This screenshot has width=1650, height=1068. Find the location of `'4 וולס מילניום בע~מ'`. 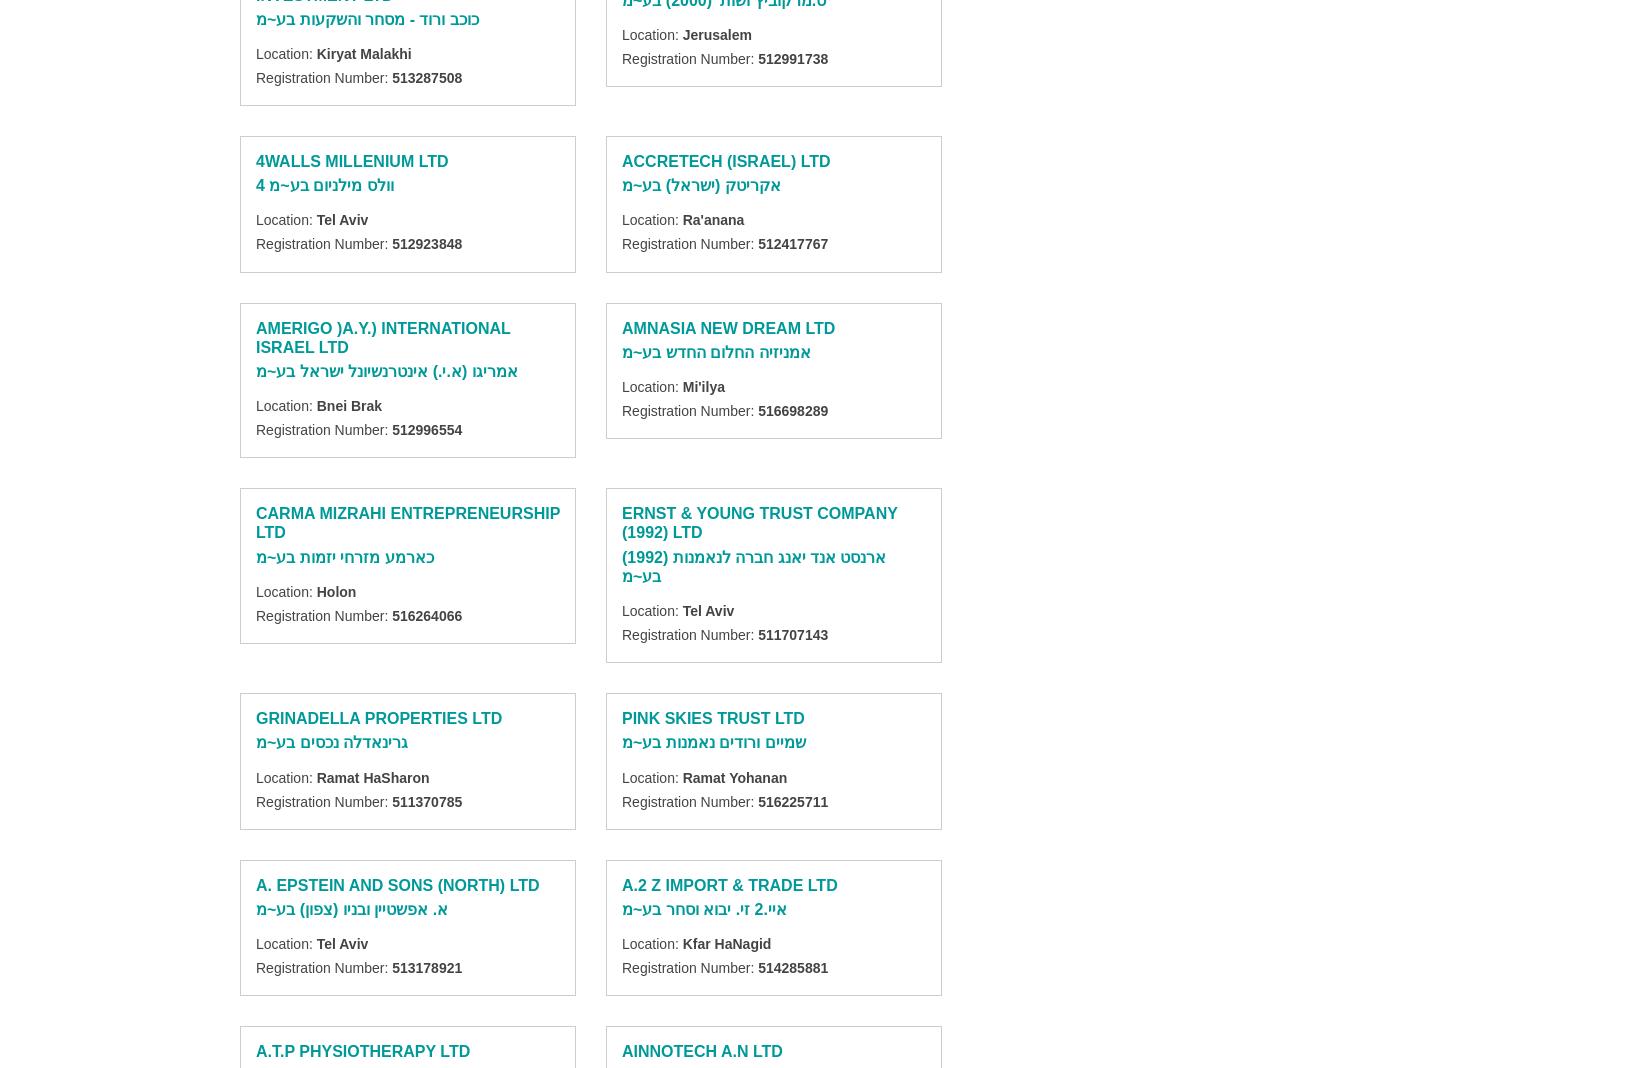

'4 וולס מילניום בע~מ' is located at coordinates (324, 185).